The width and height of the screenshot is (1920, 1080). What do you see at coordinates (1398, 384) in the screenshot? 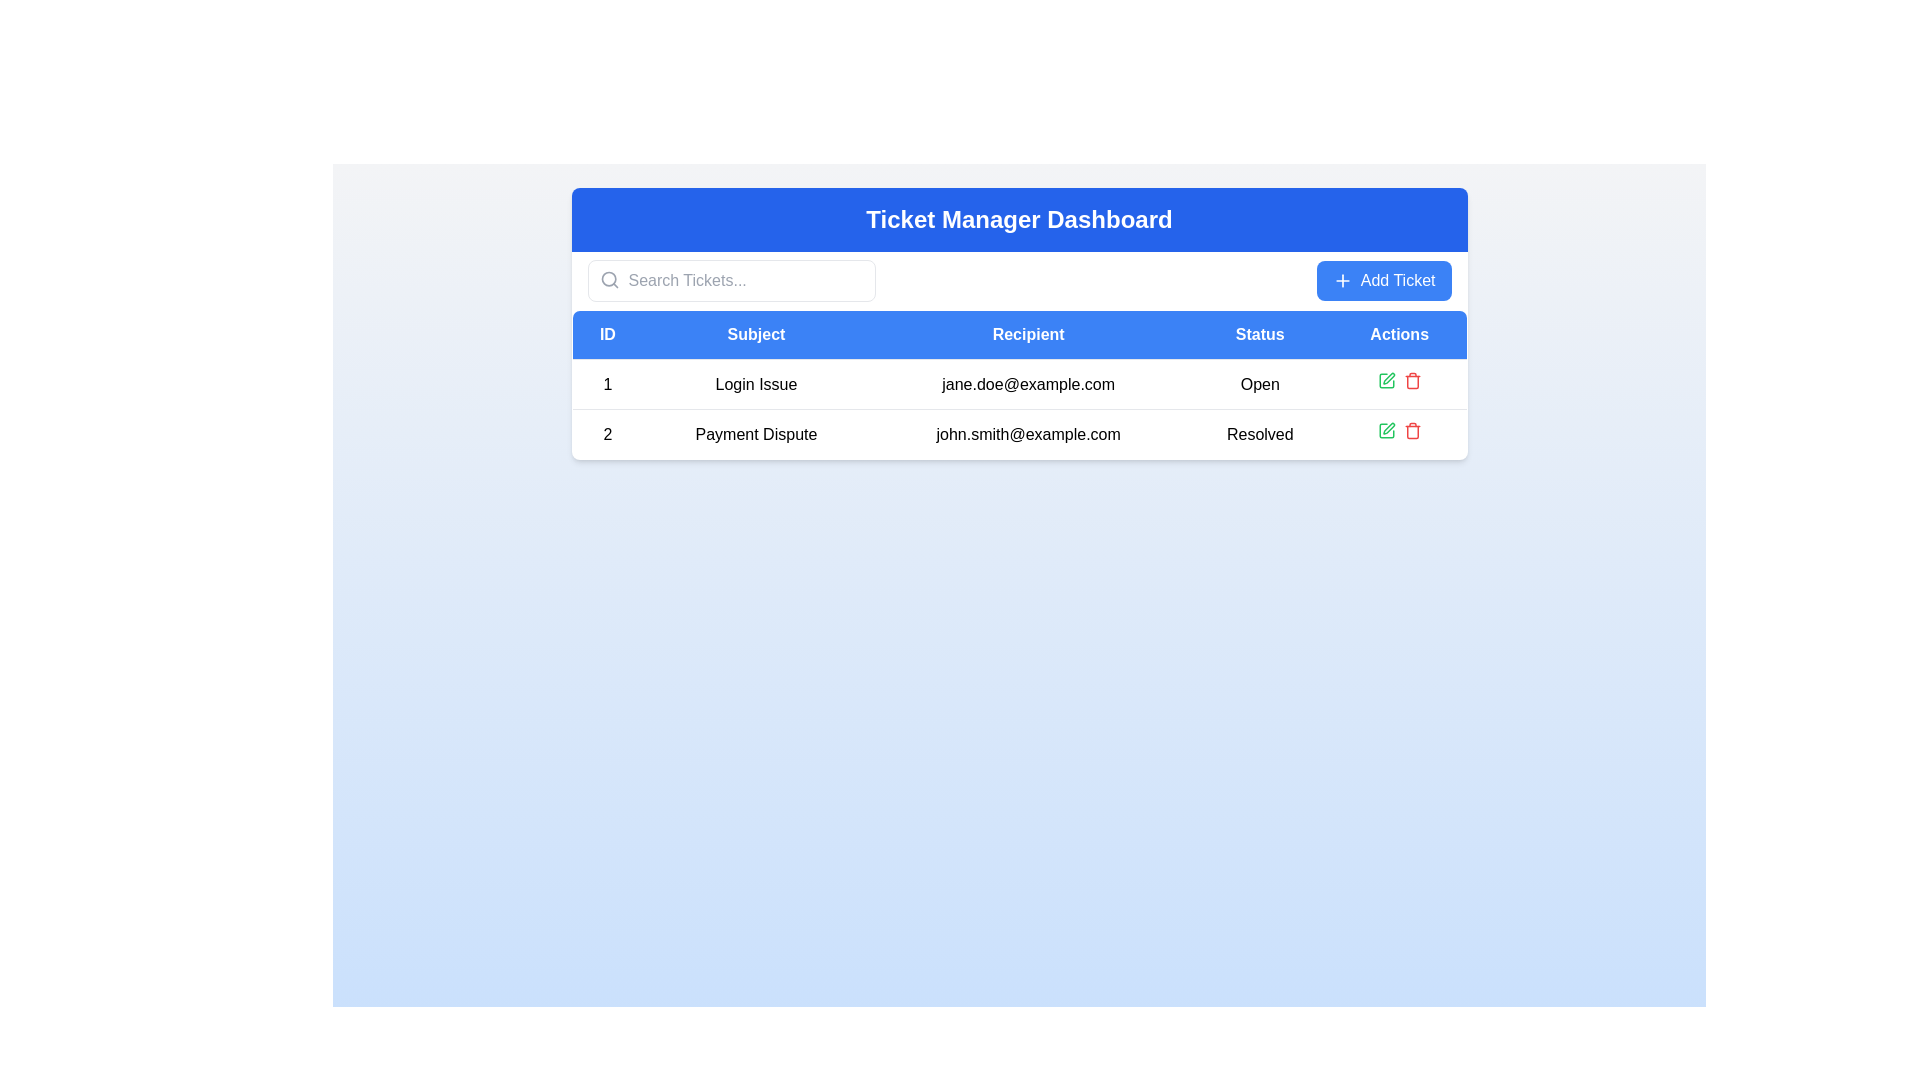
I see `the delete icon in the Action cell of the first row of the table, specifically in the fifth column aligned with the 'Login Issue' ticket` at bounding box center [1398, 384].